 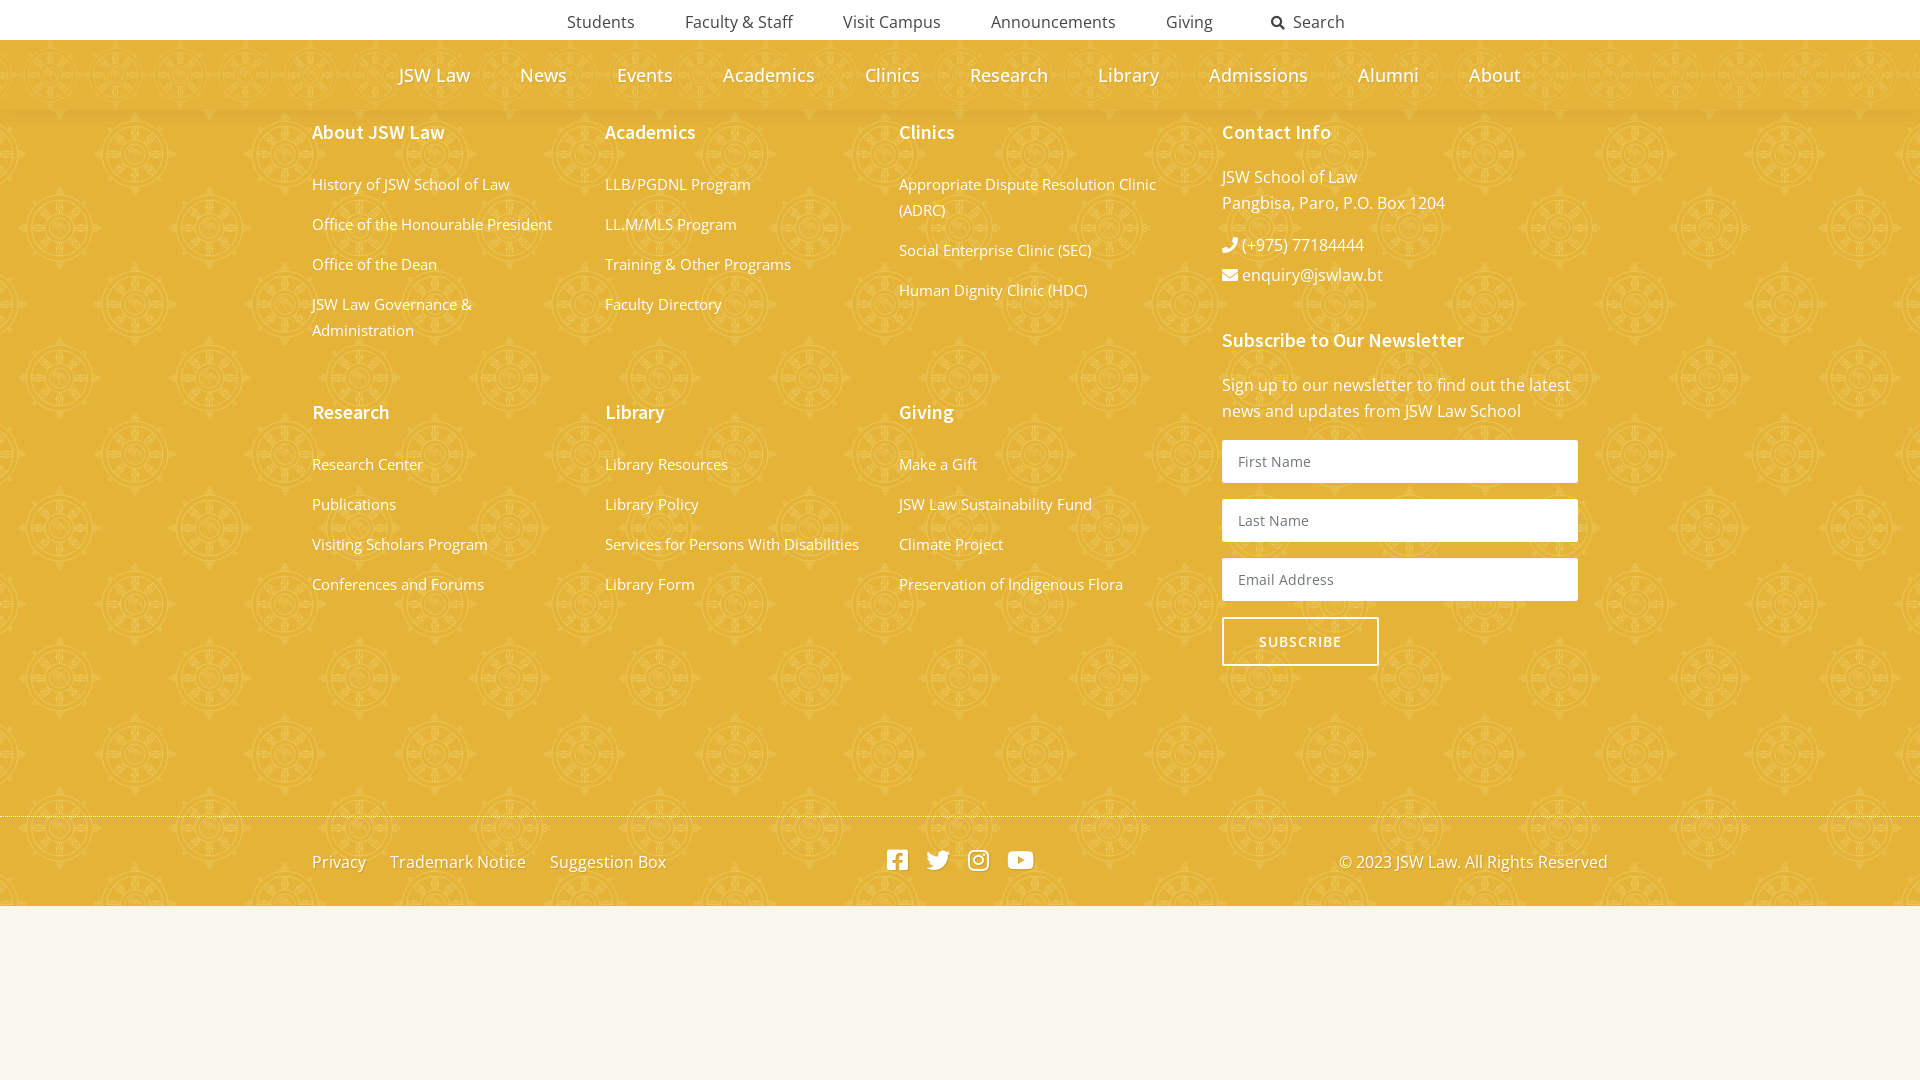 I want to click on 'JSW Law', so click(x=433, y=73).